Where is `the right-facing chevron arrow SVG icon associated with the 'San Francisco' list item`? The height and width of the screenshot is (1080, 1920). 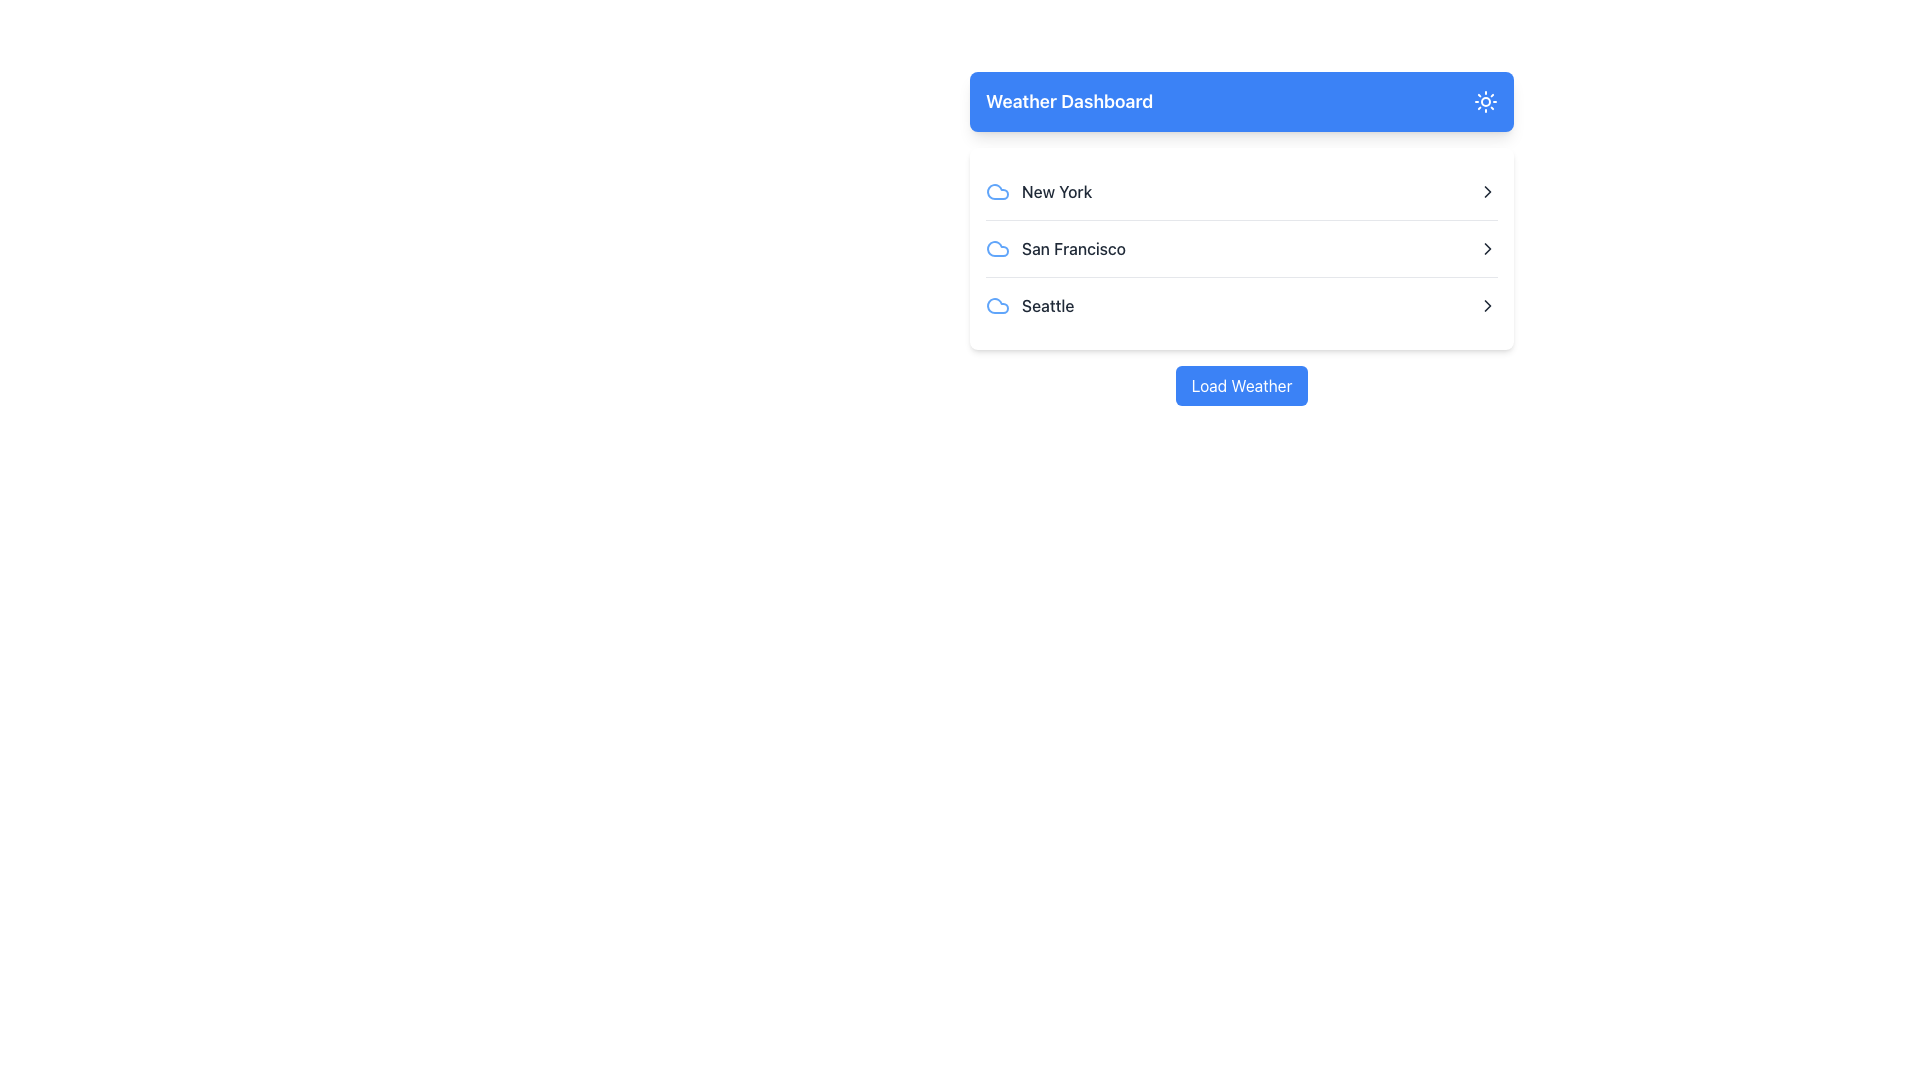 the right-facing chevron arrow SVG icon associated with the 'San Francisco' list item is located at coordinates (1488, 192).